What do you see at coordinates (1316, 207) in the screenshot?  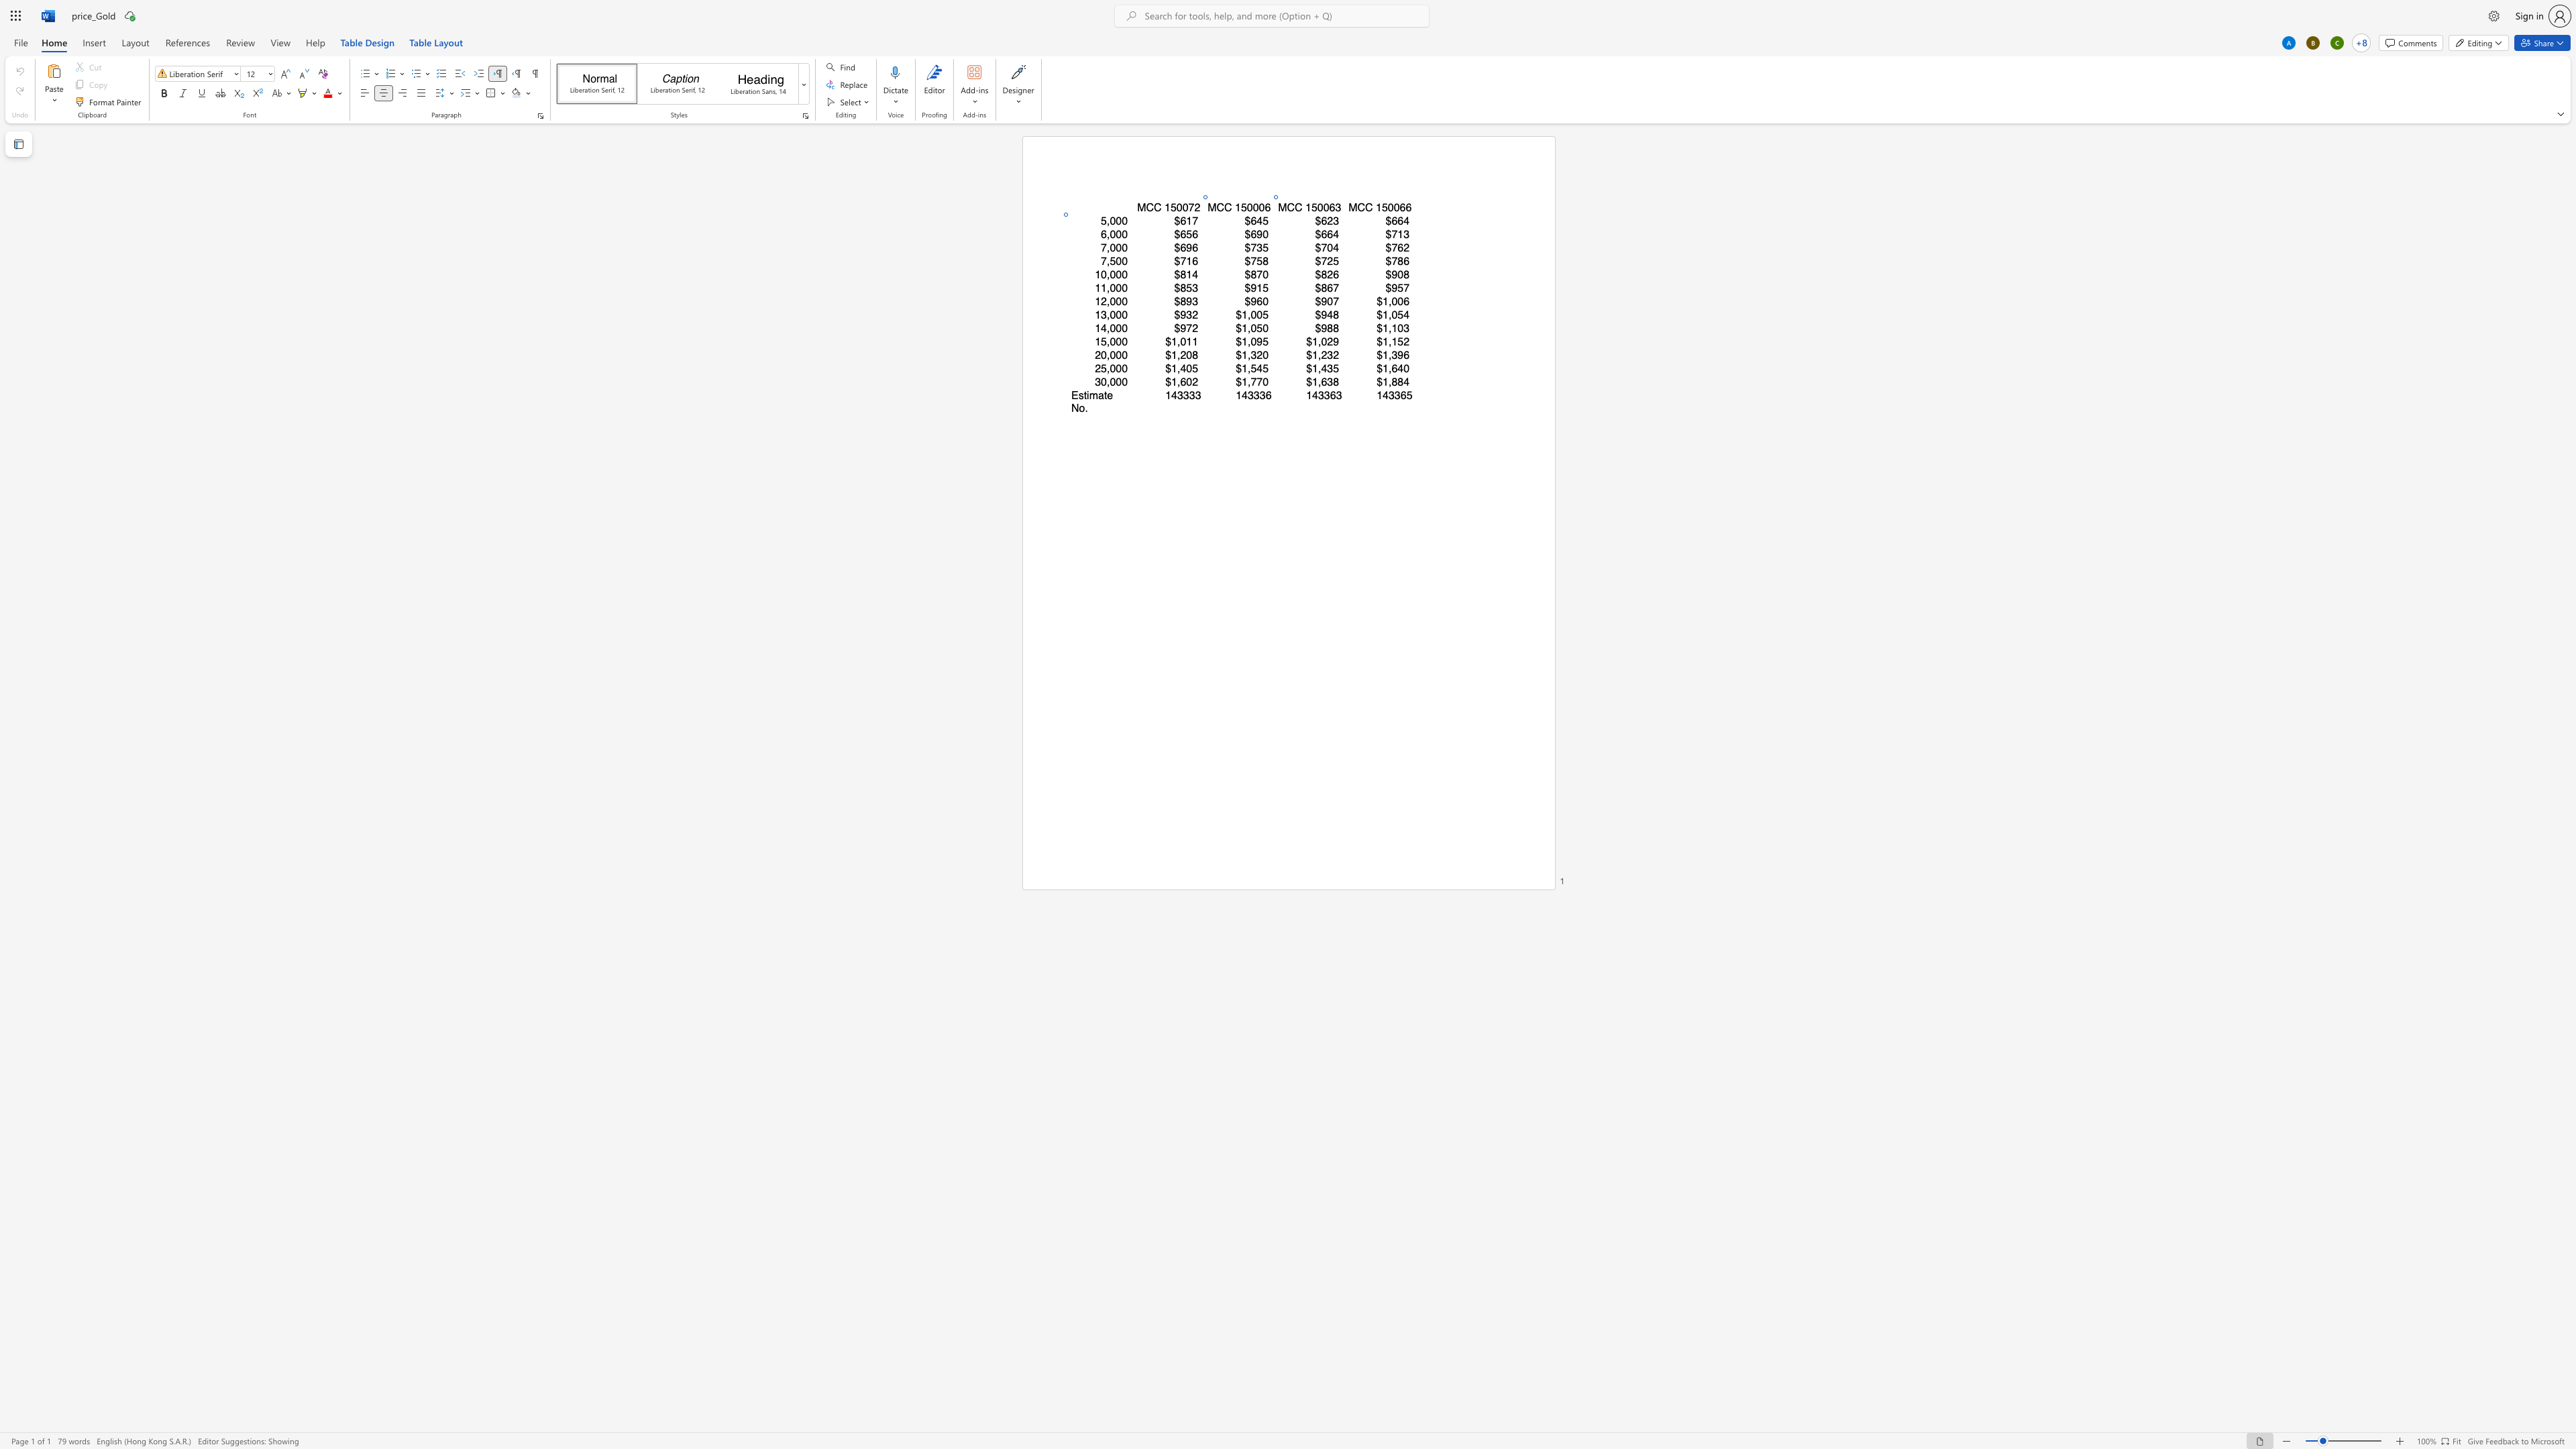 I see `the space between the continuous character "5" and "0" in the text` at bounding box center [1316, 207].